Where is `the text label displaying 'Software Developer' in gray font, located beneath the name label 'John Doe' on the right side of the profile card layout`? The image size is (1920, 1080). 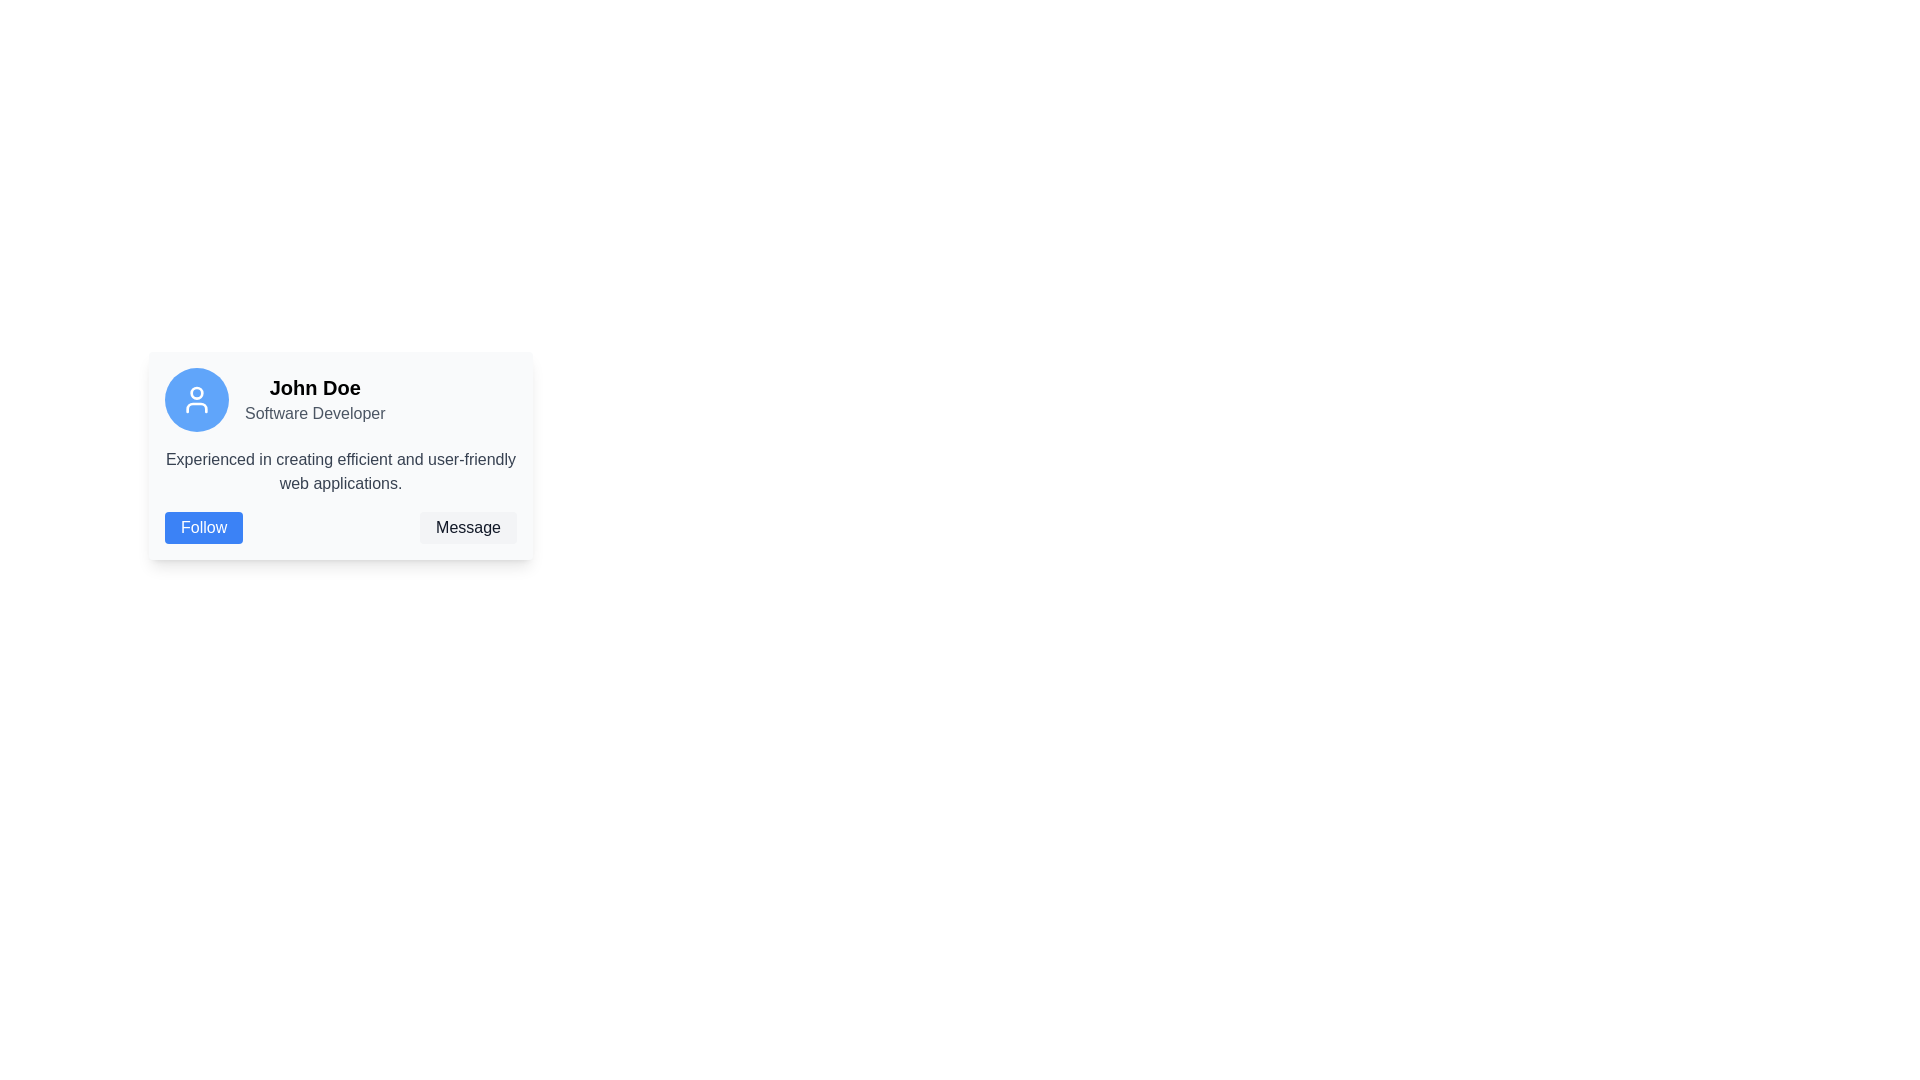
the text label displaying 'Software Developer' in gray font, located beneath the name label 'John Doe' on the right side of the profile card layout is located at coordinates (314, 412).